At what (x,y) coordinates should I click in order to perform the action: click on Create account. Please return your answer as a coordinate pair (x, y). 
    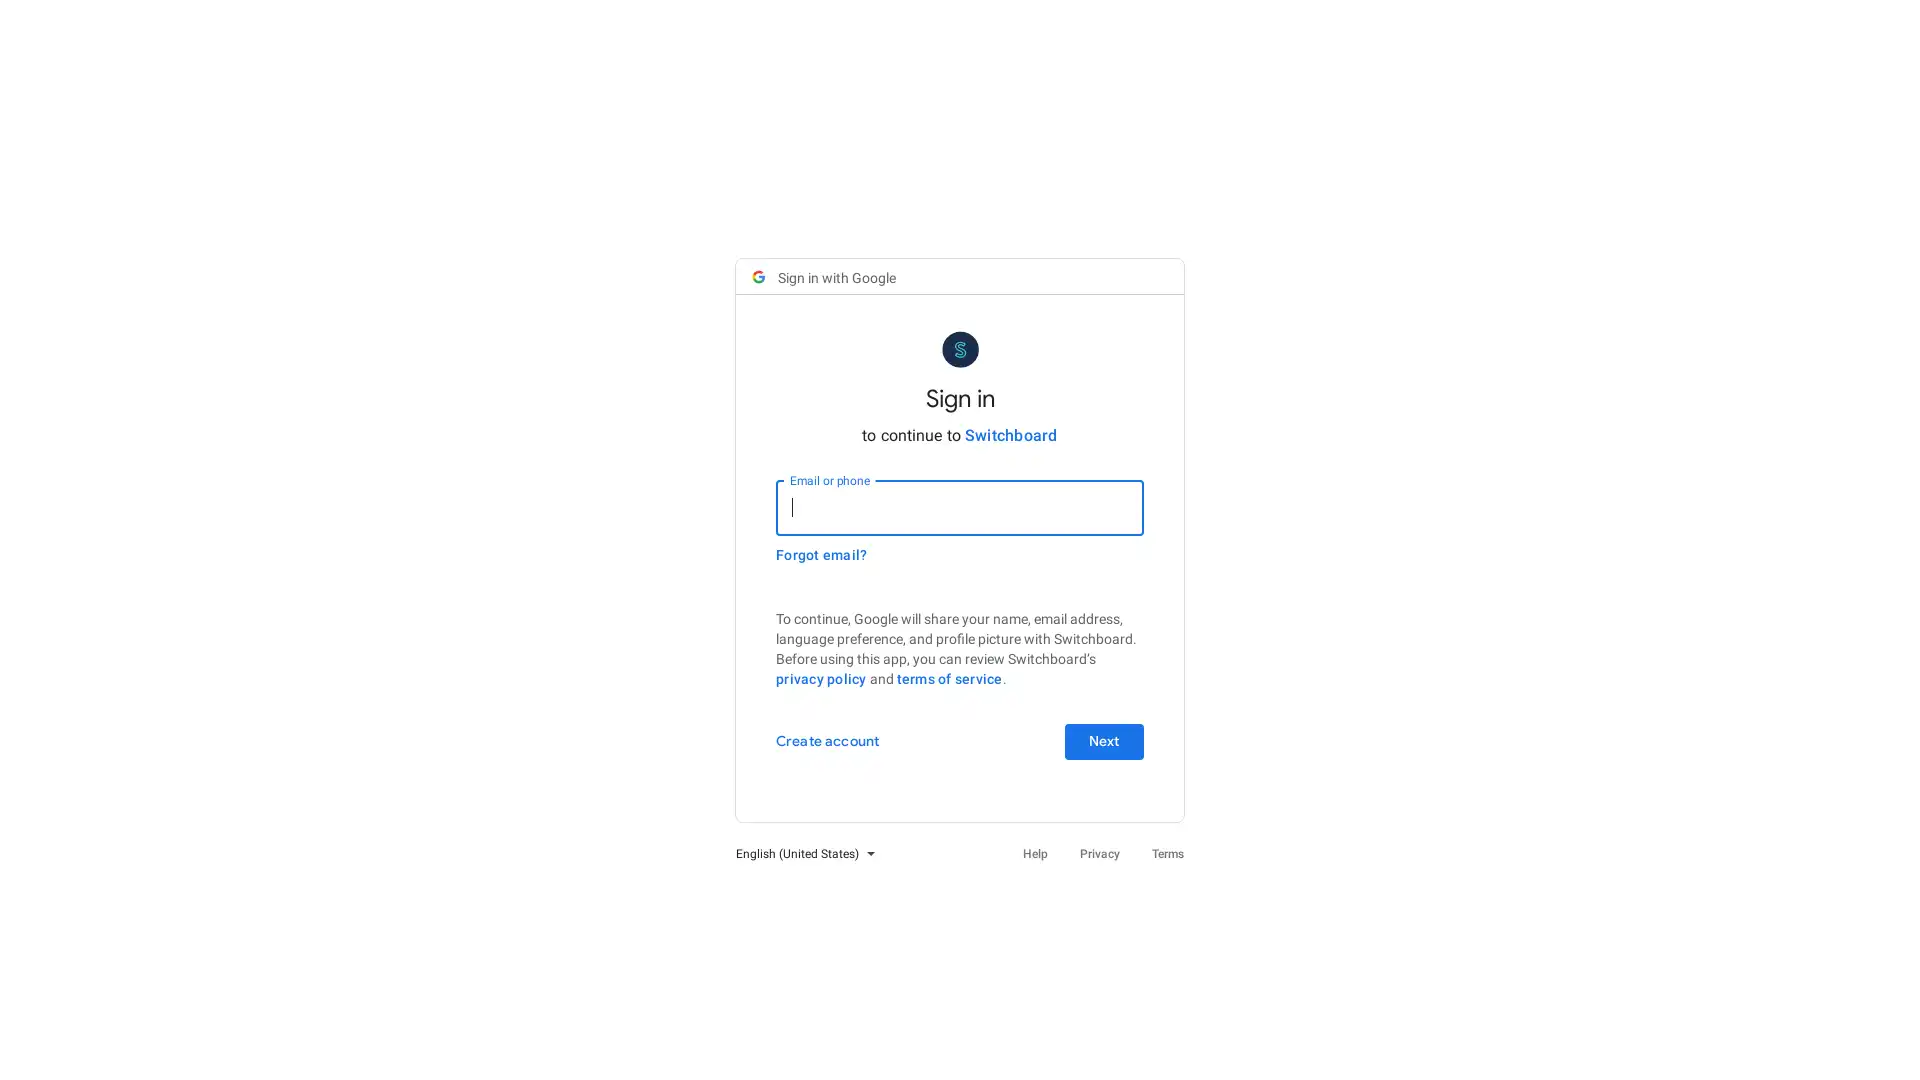
    Looking at the image, I should click on (827, 740).